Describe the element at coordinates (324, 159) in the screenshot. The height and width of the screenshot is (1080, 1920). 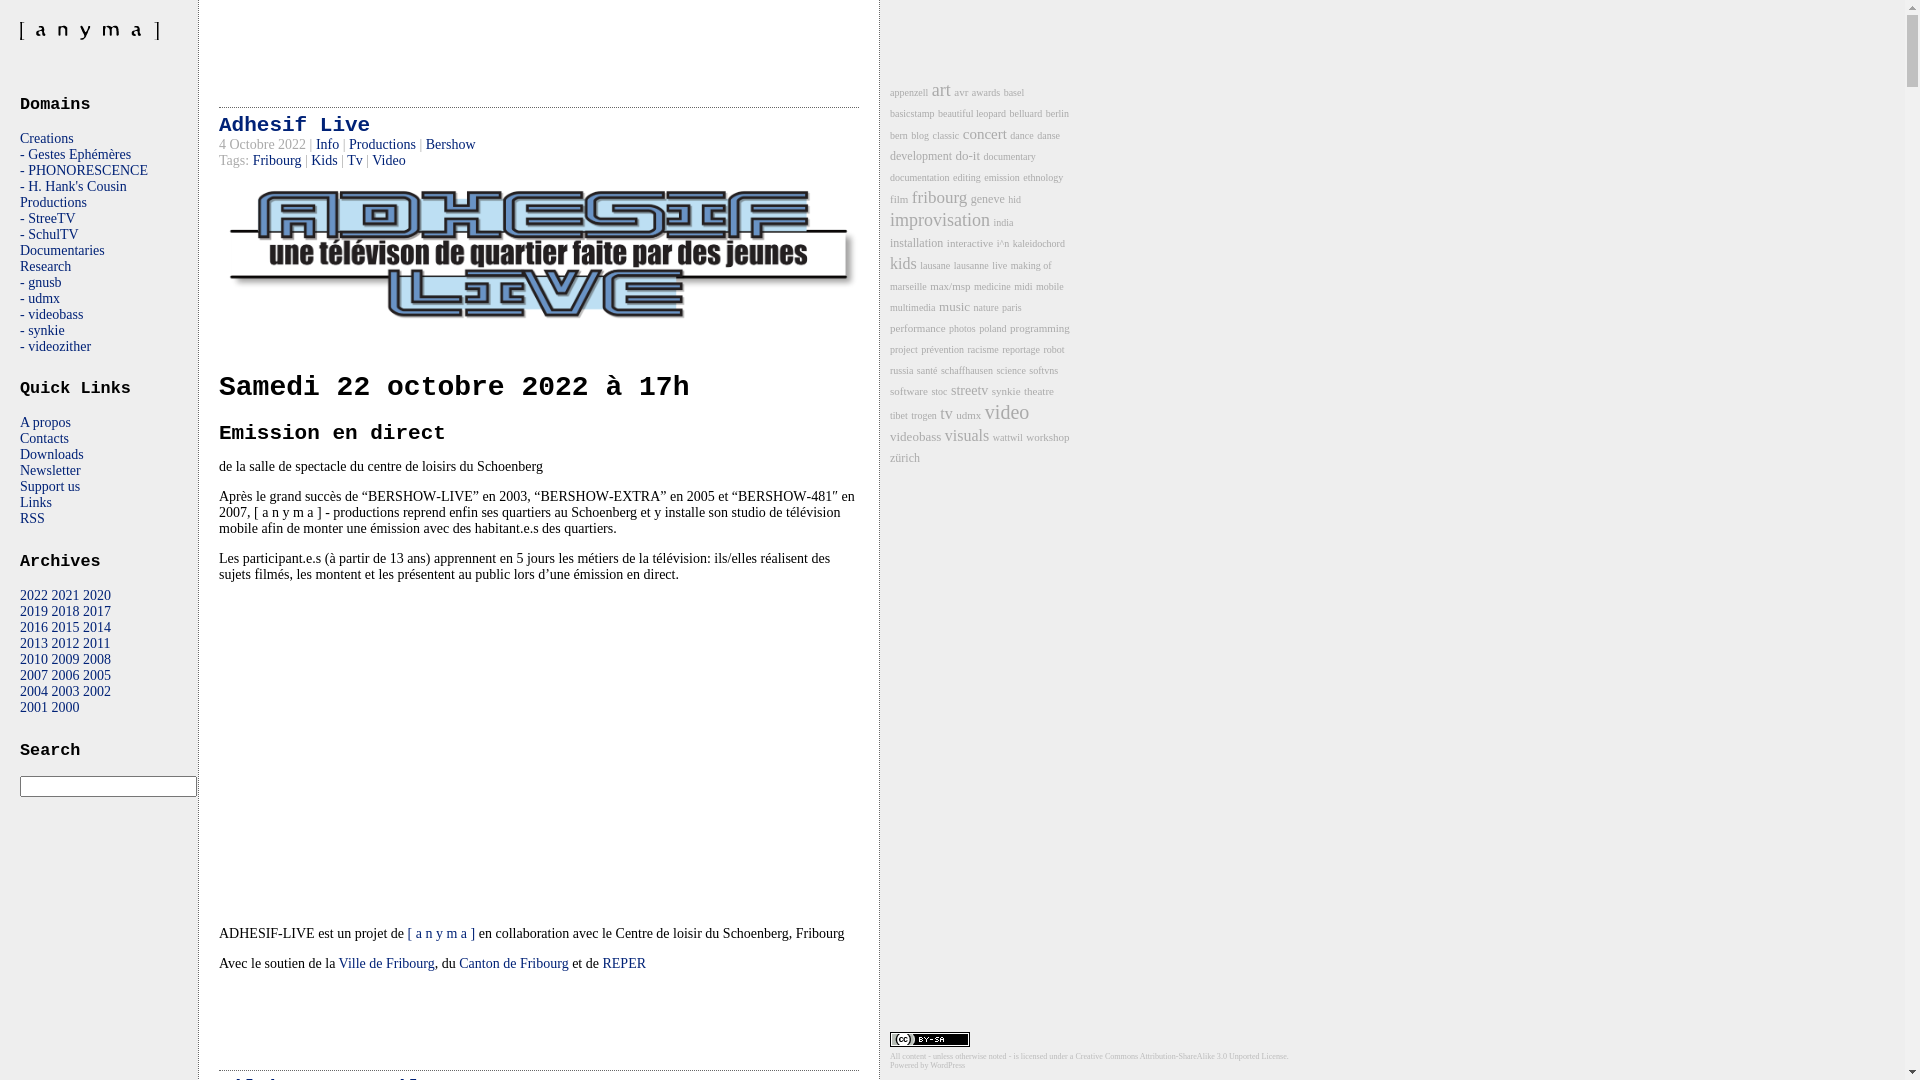
I see `'Kids'` at that location.